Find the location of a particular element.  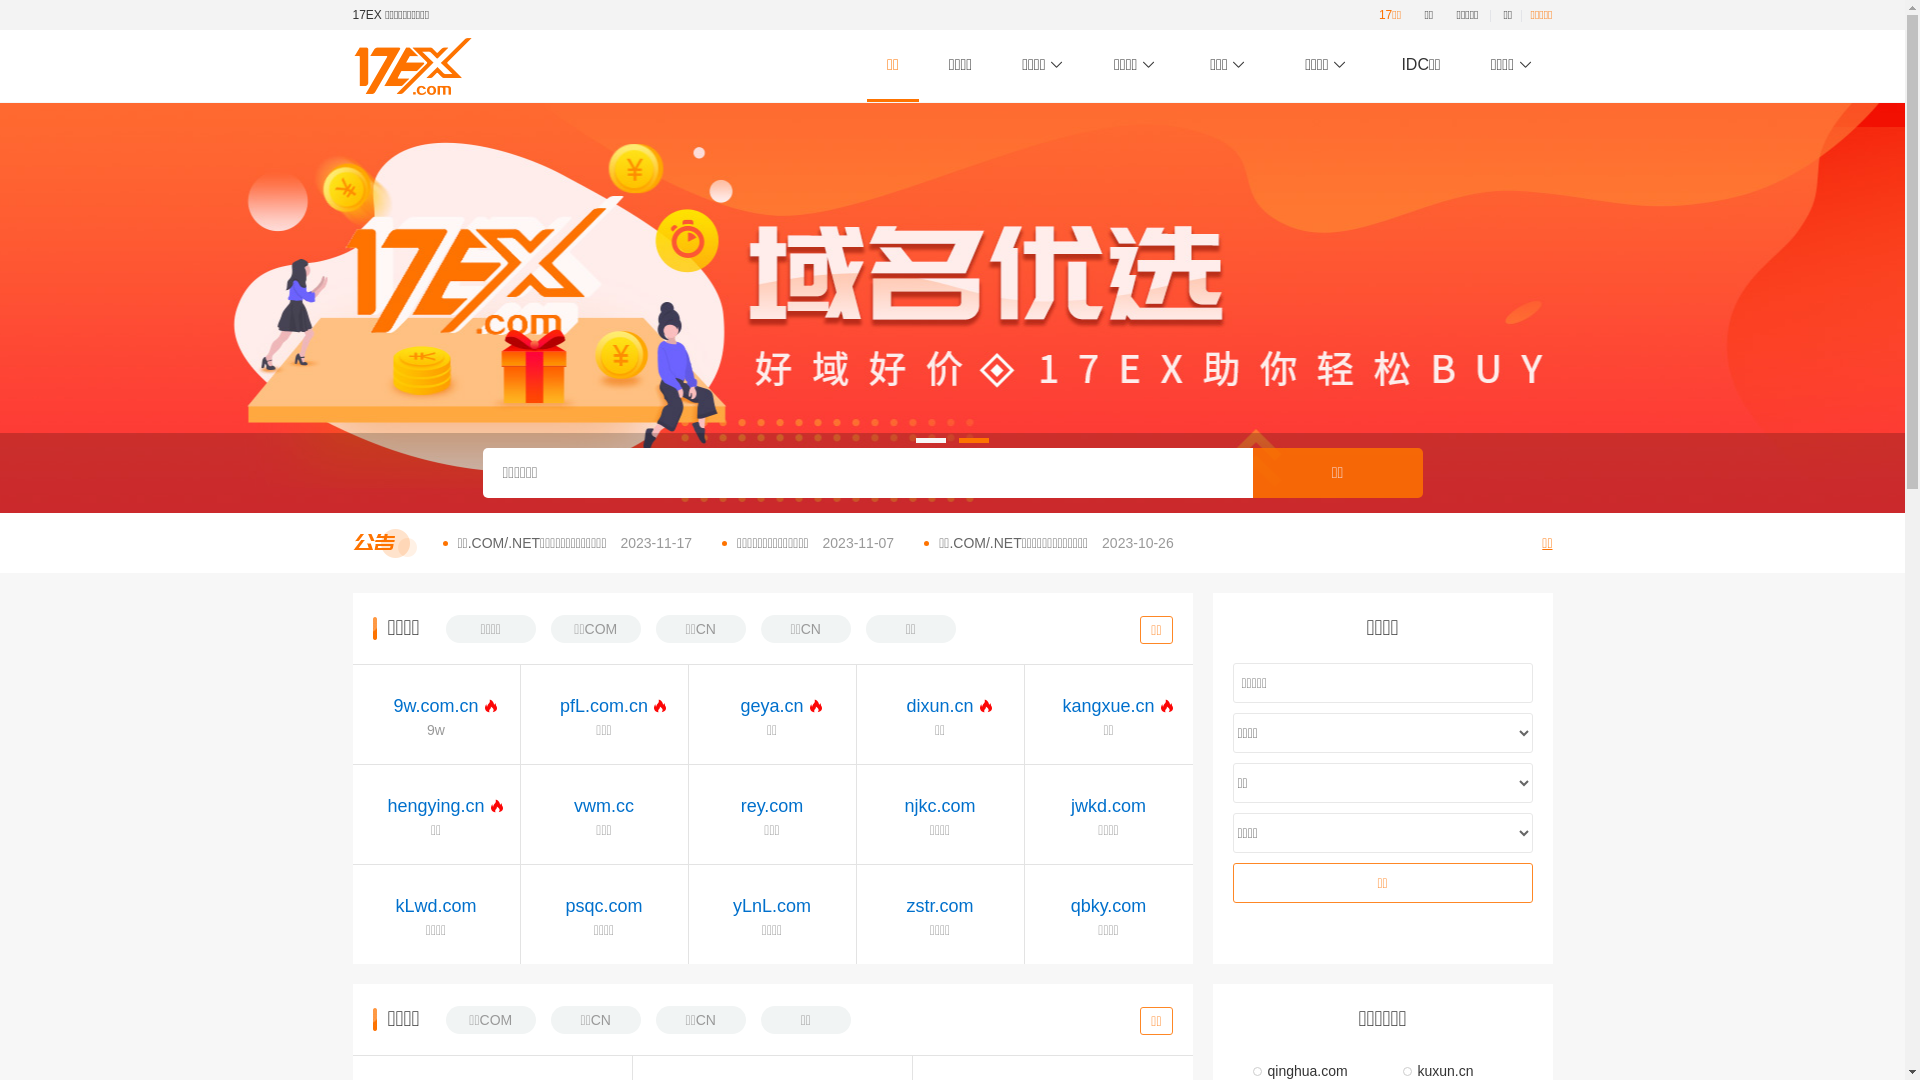

'9w.com.cn is located at coordinates (435, 713).